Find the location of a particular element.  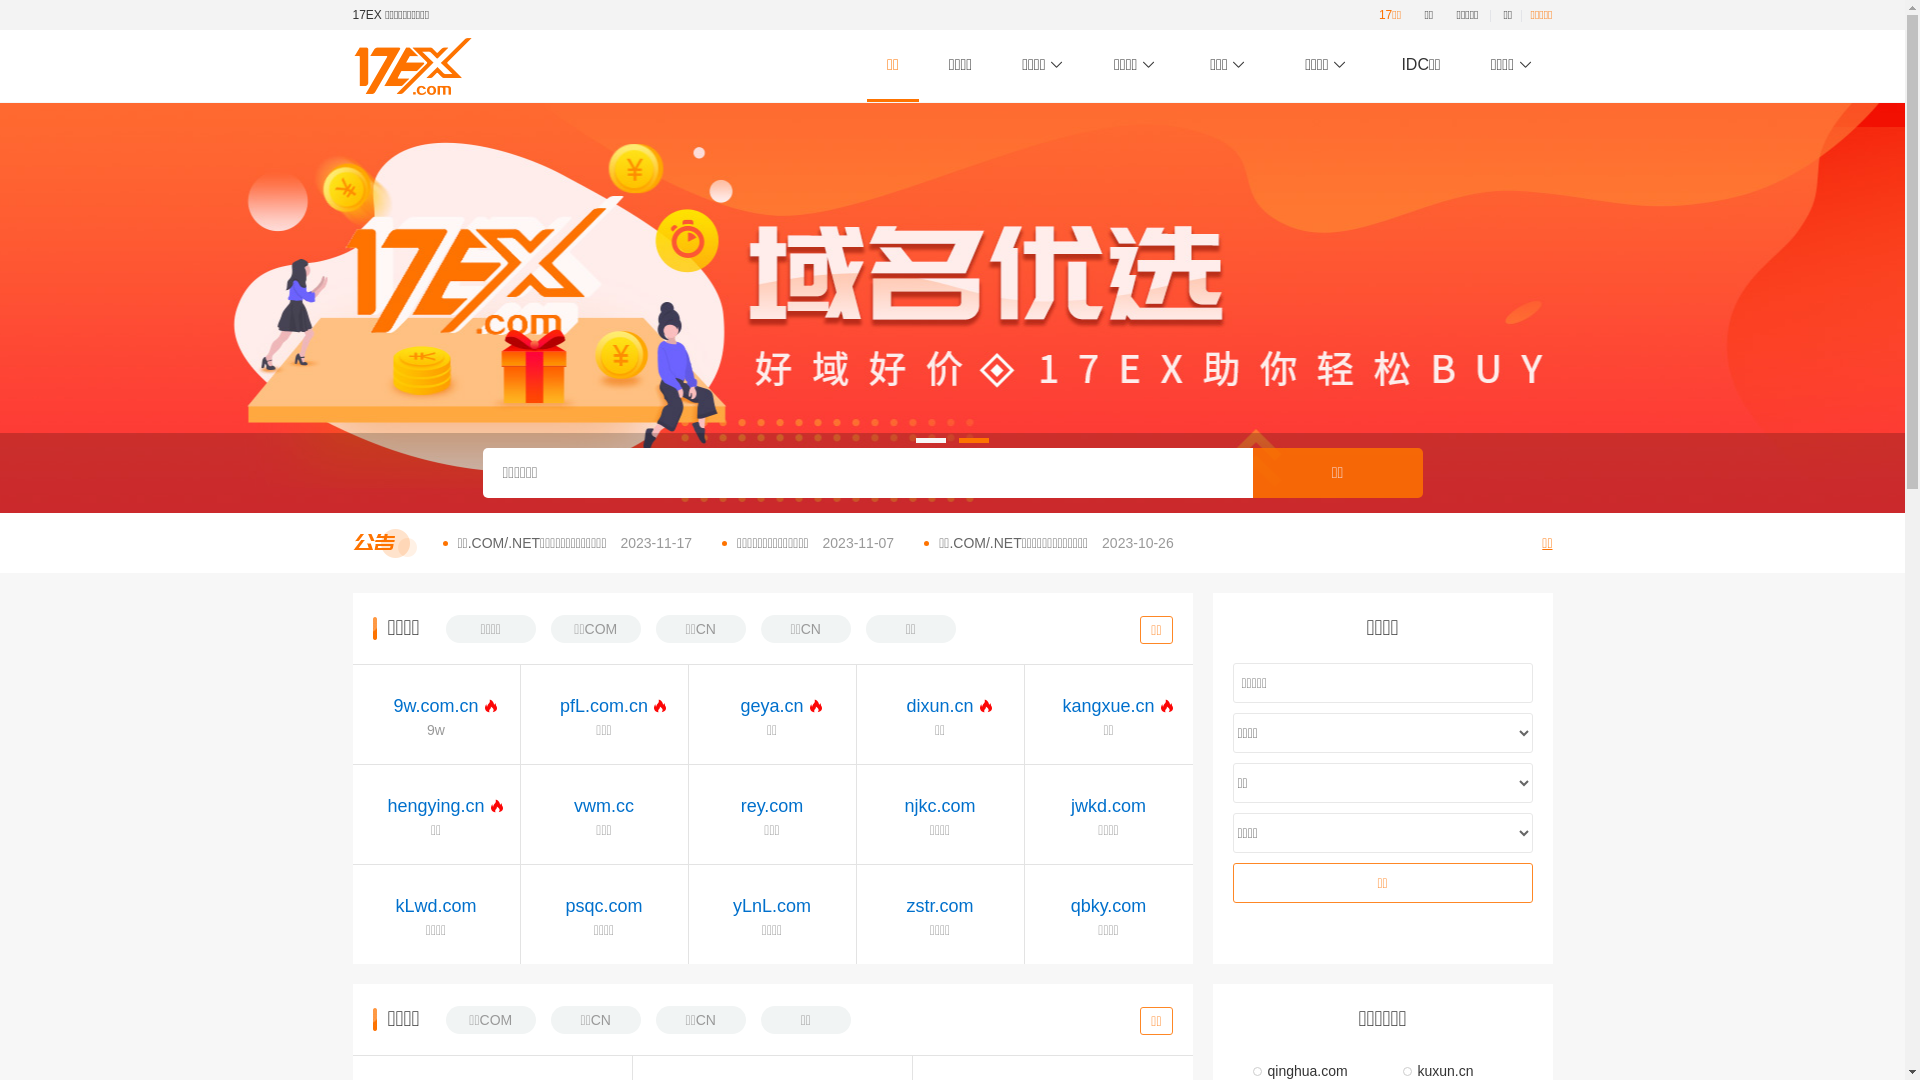

'9w.com.cn is located at coordinates (435, 713).